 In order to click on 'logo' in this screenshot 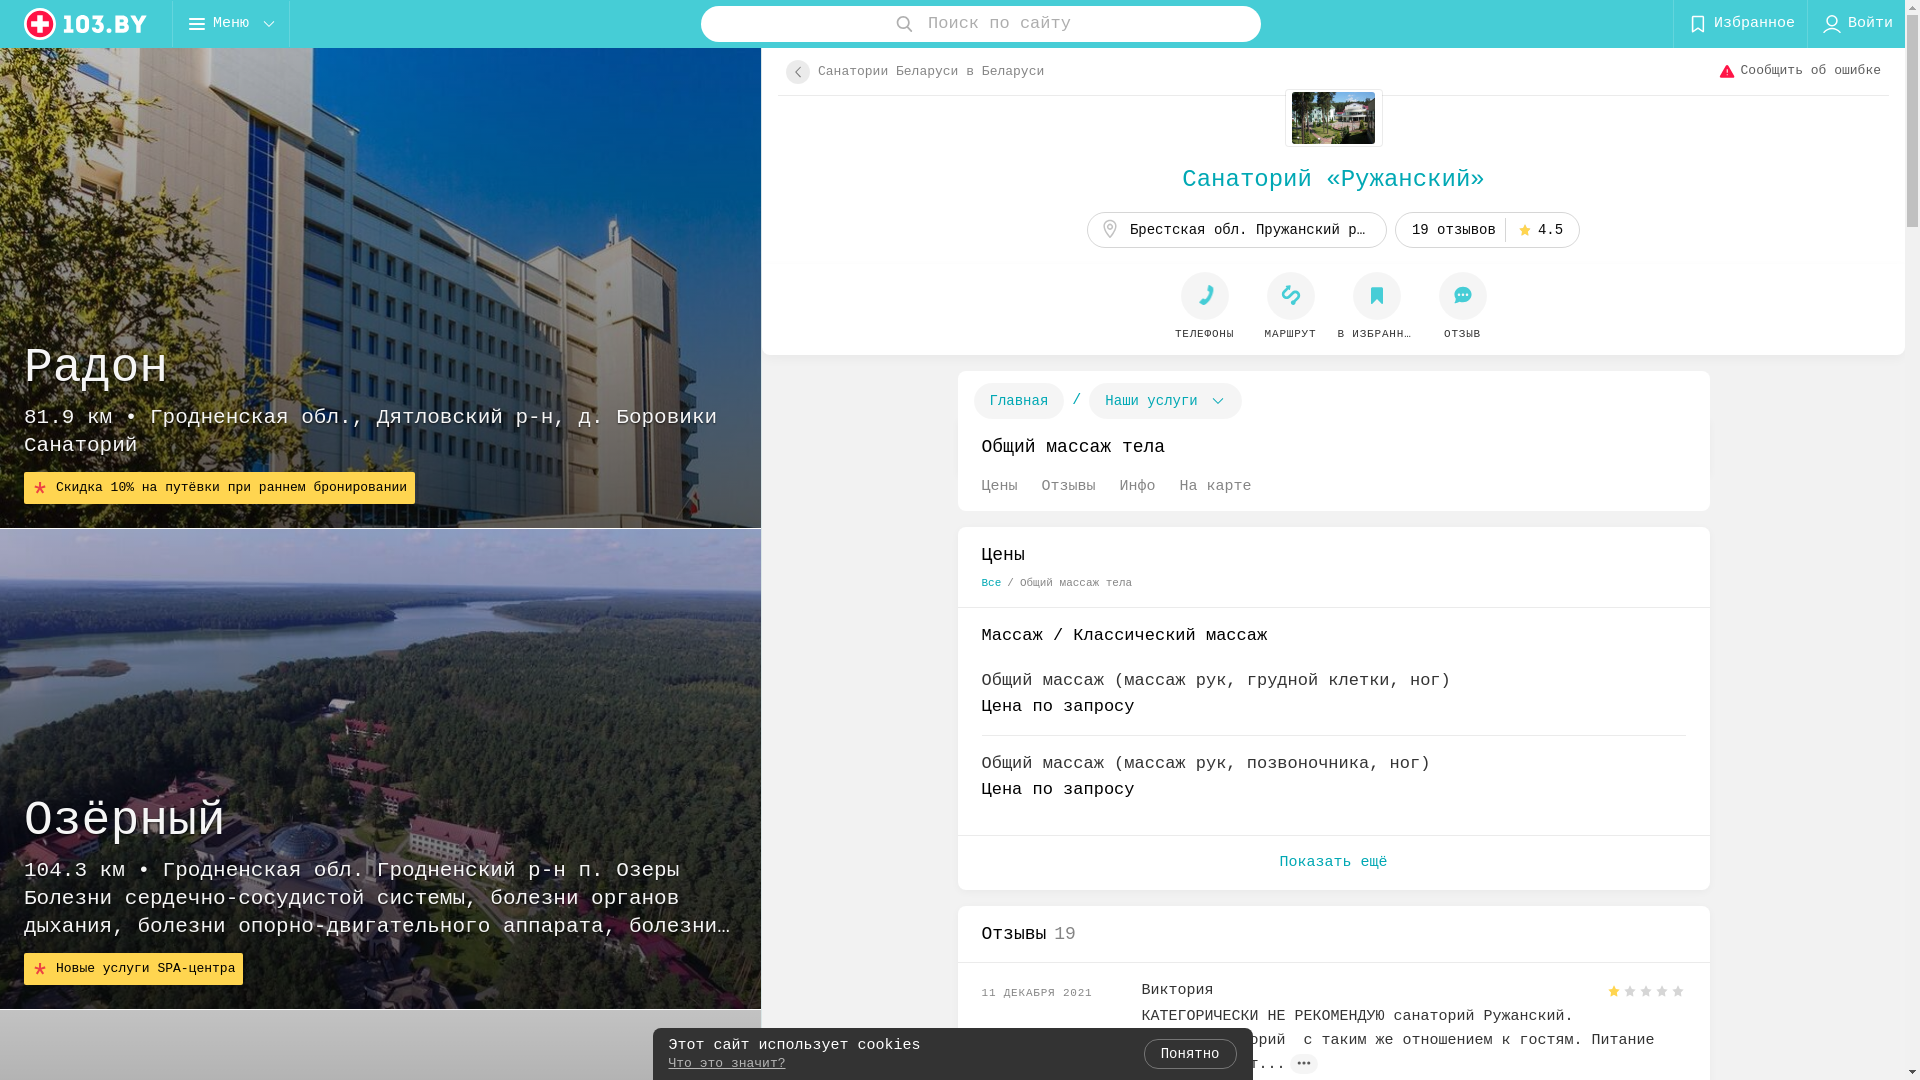, I will do `click(24, 23)`.